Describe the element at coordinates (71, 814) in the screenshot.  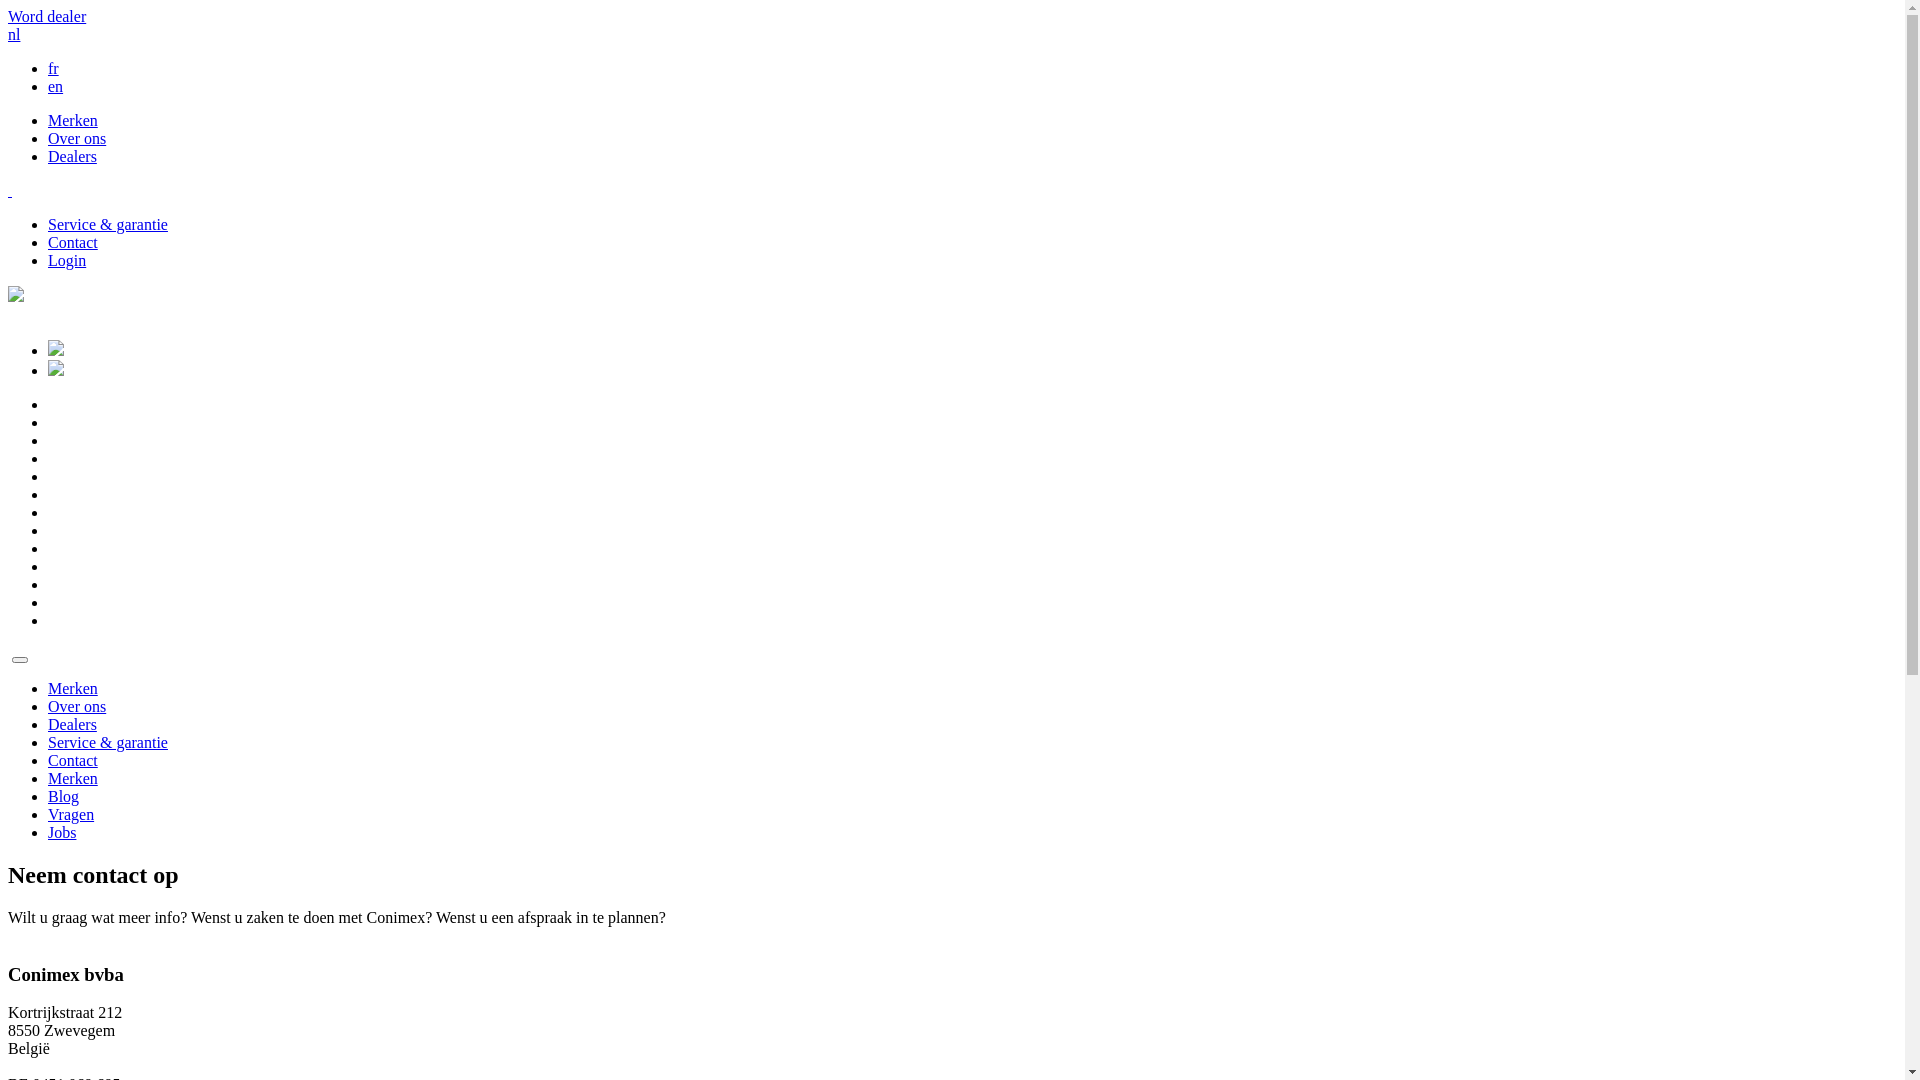
I see `'Vragen'` at that location.